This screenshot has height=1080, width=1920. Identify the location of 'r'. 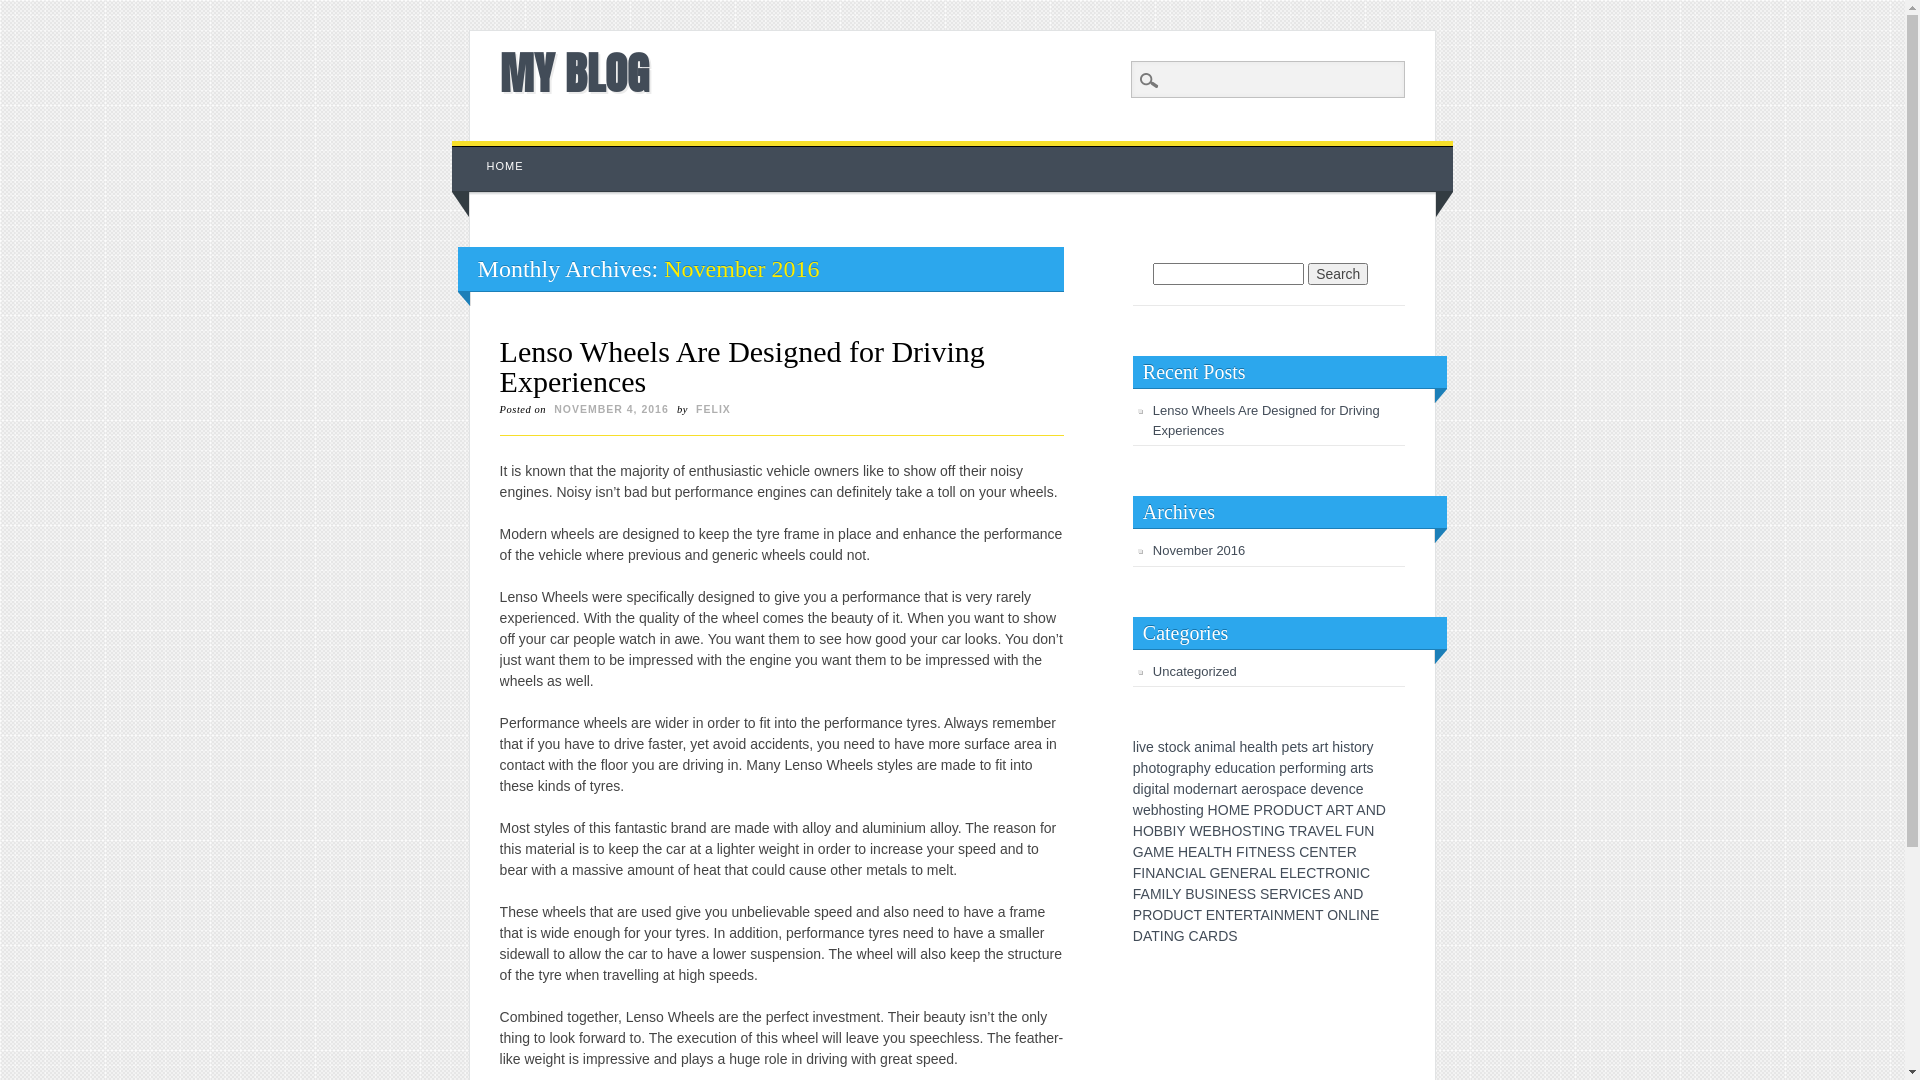
(1360, 766).